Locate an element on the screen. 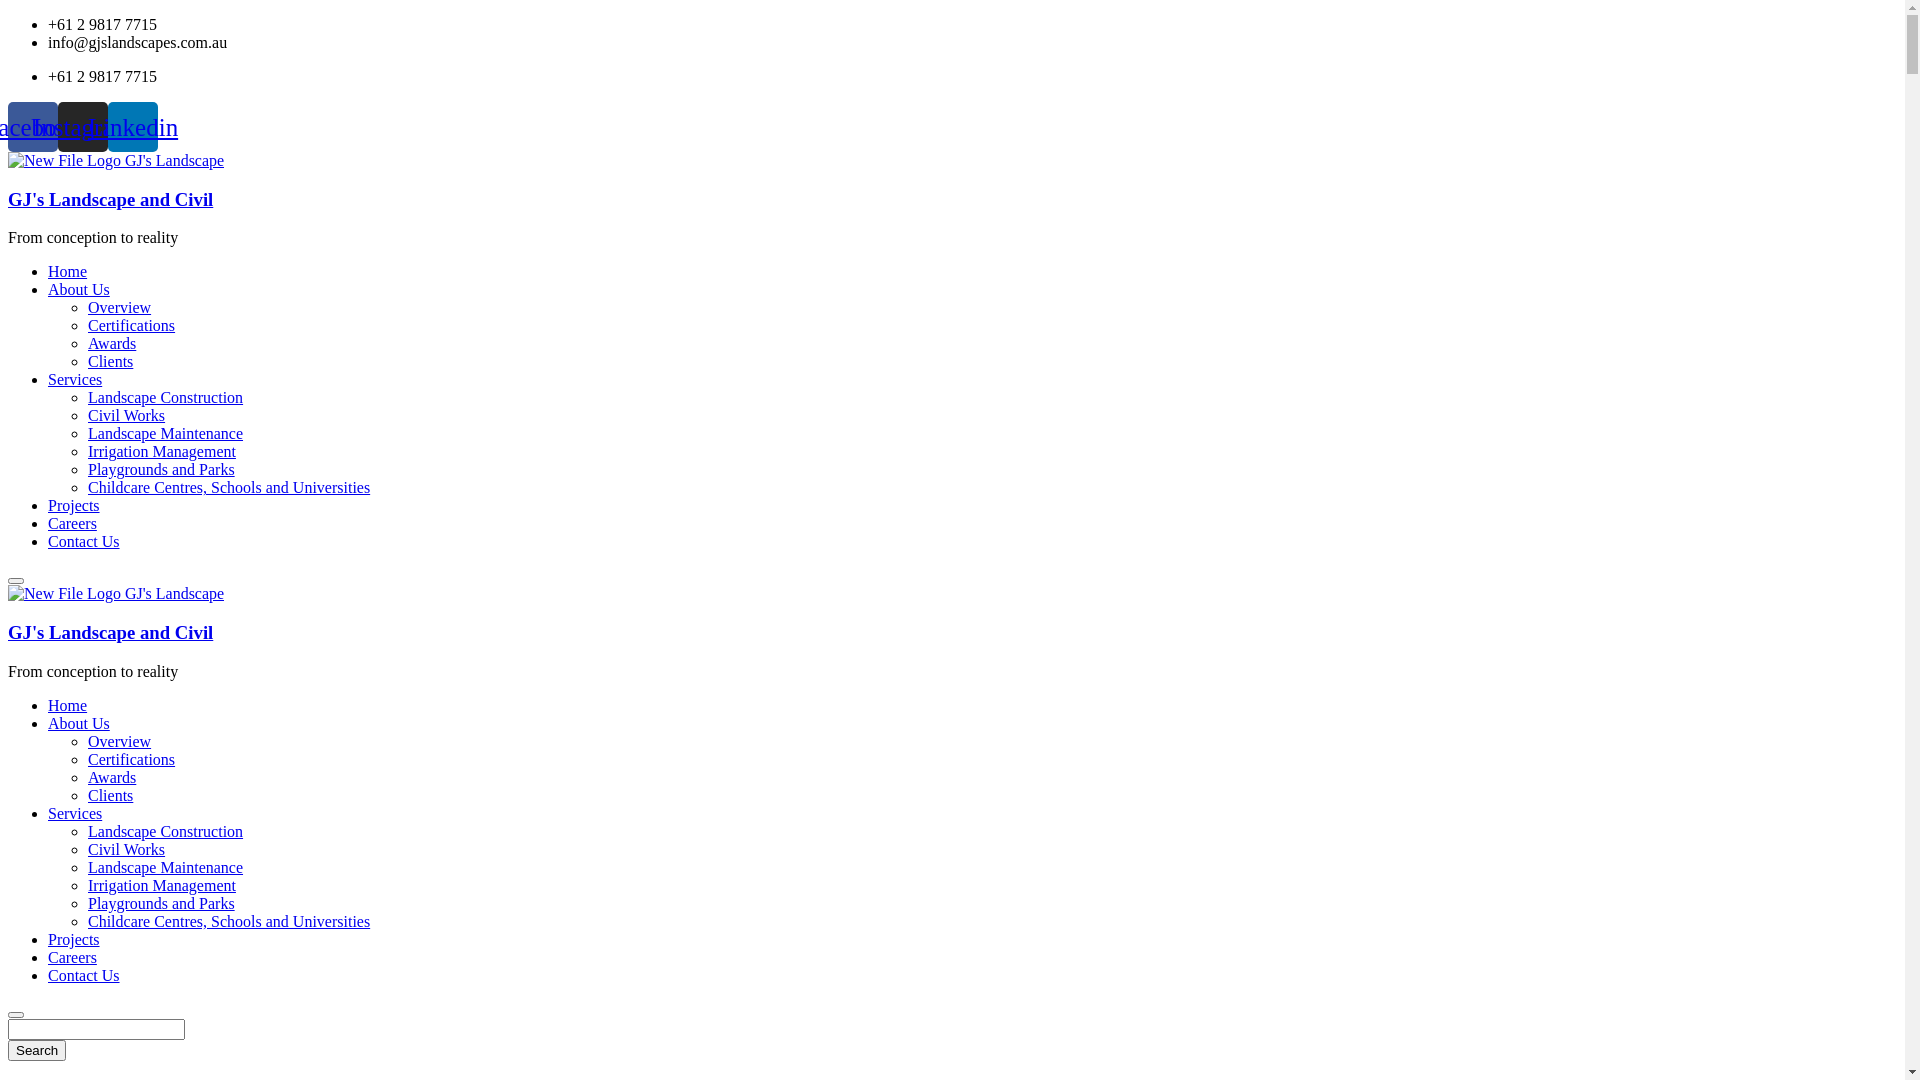  'GJ's Landscape and Civil' is located at coordinates (109, 632).